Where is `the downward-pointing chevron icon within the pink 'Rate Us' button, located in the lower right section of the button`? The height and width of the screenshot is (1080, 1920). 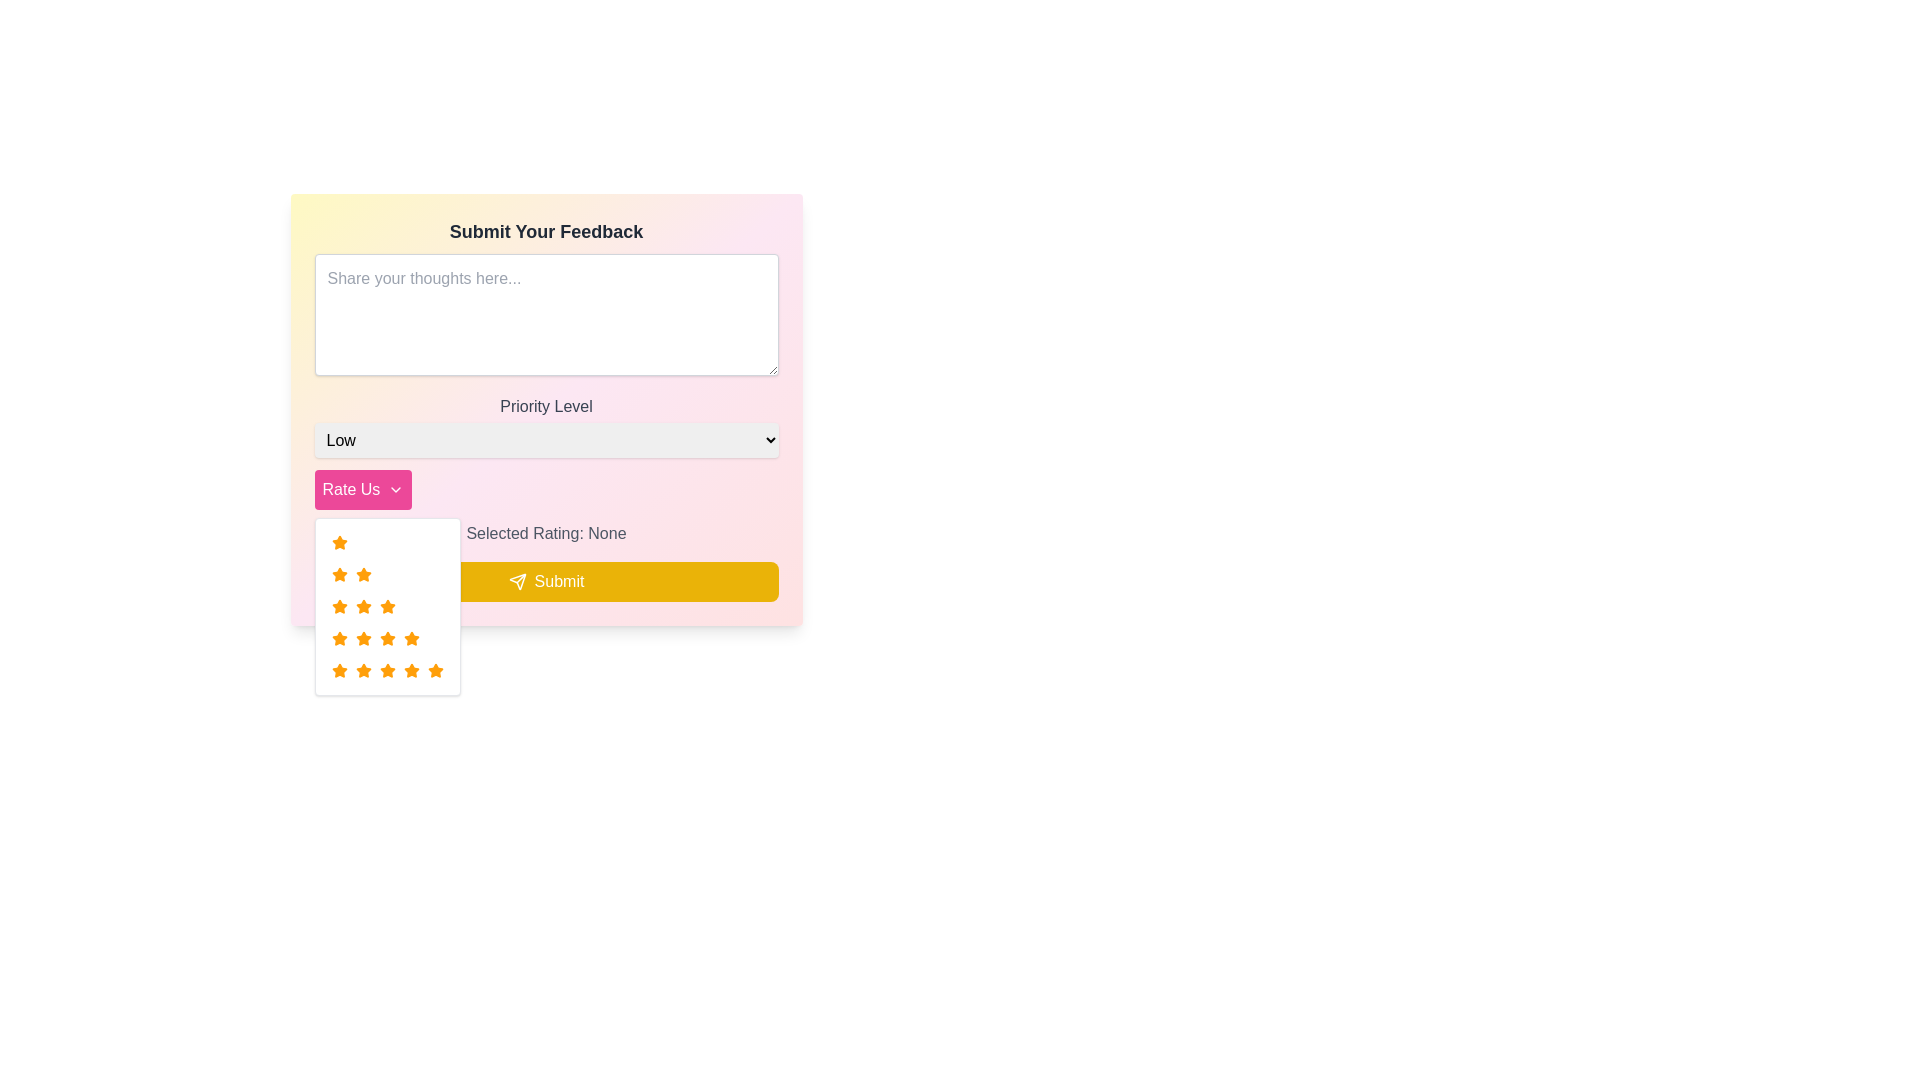
the downward-pointing chevron icon within the pink 'Rate Us' button, located in the lower right section of the button is located at coordinates (396, 489).